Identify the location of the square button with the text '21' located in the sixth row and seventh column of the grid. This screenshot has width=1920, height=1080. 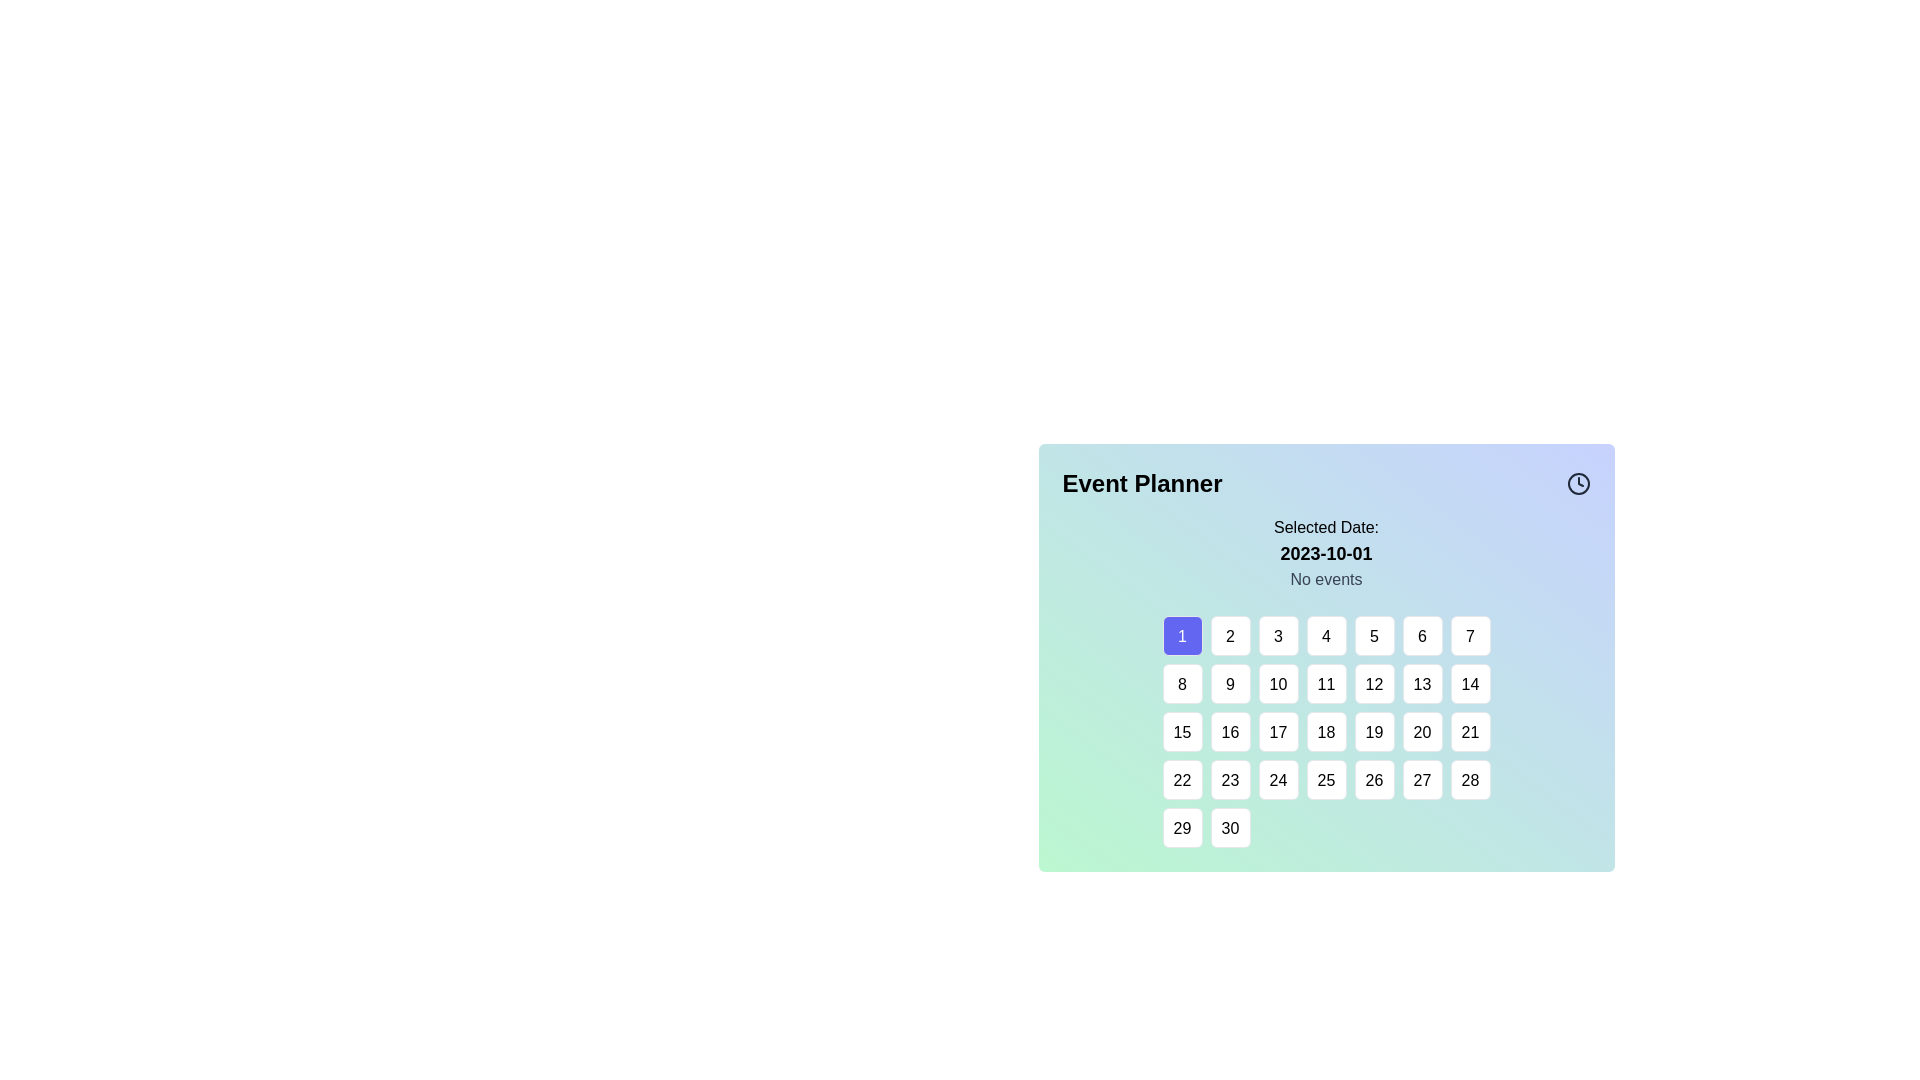
(1470, 732).